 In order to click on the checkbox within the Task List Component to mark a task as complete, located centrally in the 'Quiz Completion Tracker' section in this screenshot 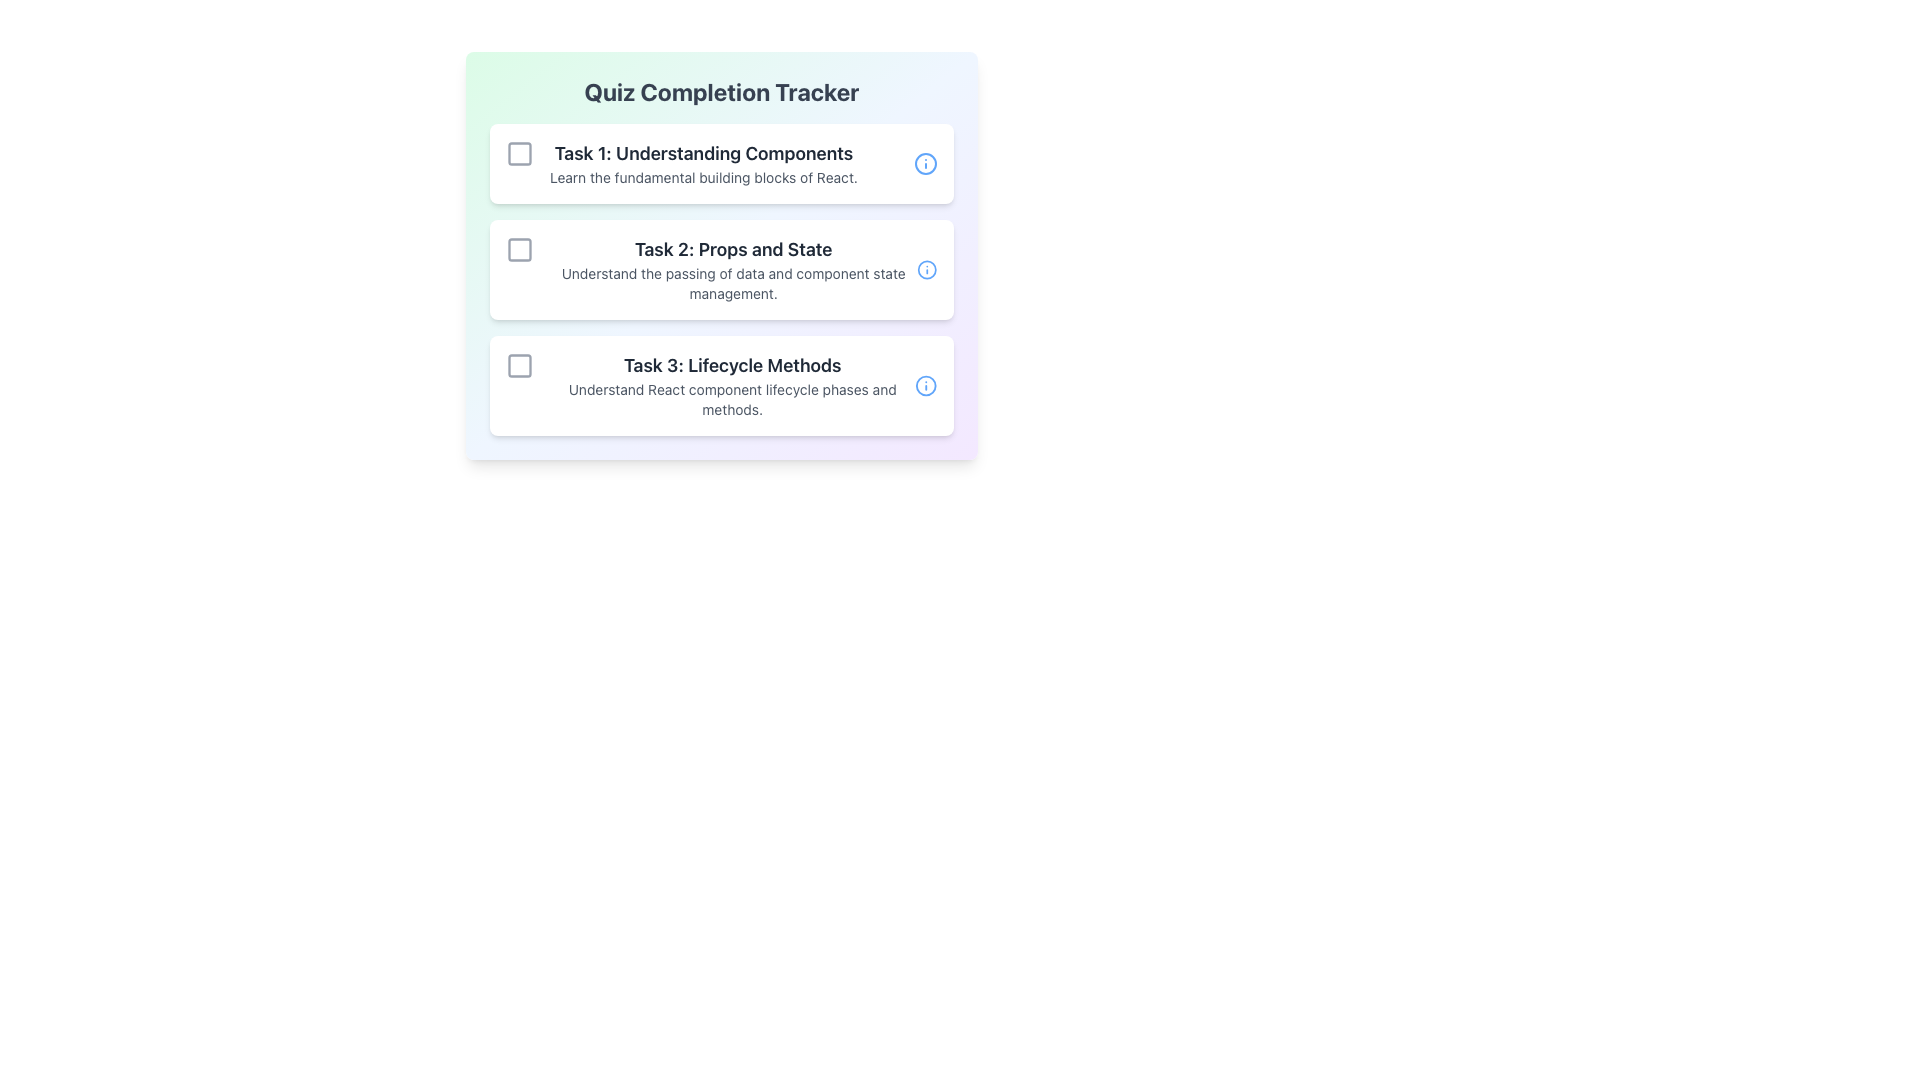, I will do `click(720, 280)`.